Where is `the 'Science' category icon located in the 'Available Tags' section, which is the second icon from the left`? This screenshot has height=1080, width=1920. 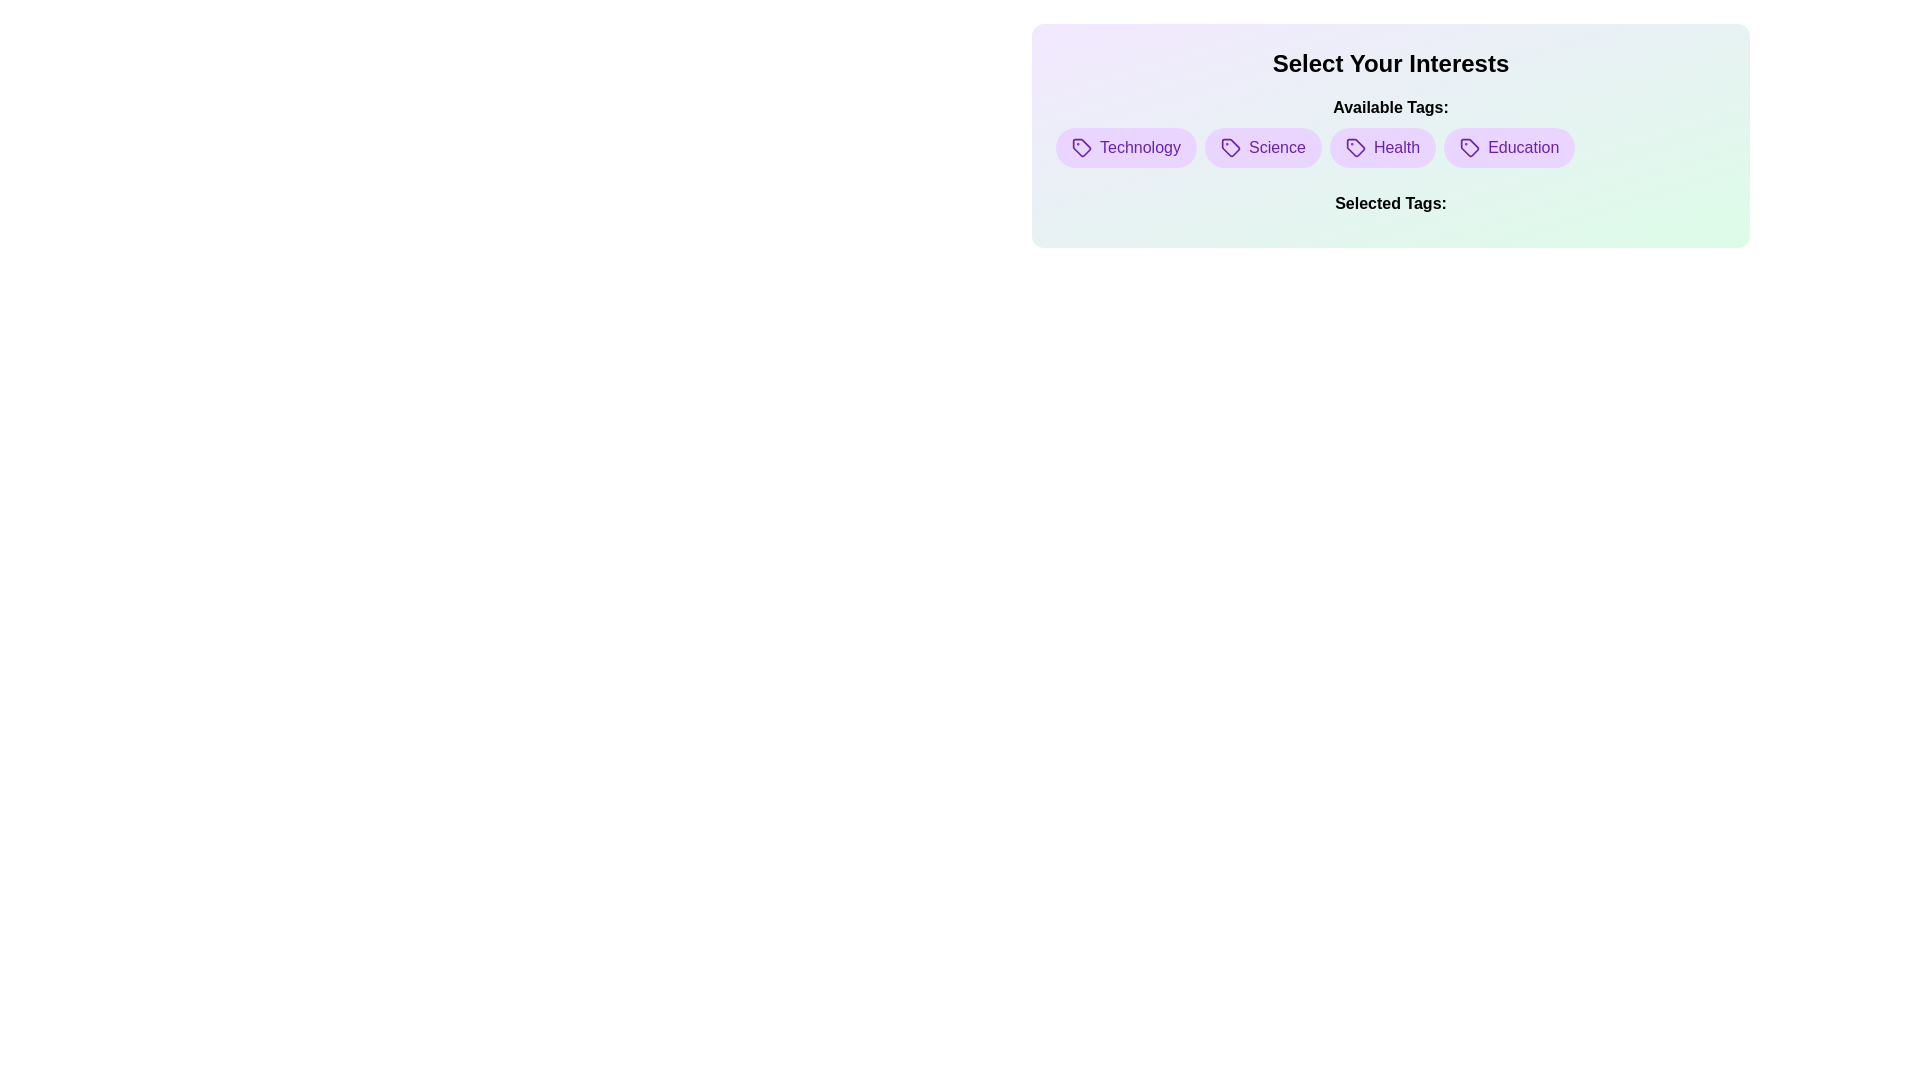
the 'Science' category icon located in the 'Available Tags' section, which is the second icon from the left is located at coordinates (1229, 146).